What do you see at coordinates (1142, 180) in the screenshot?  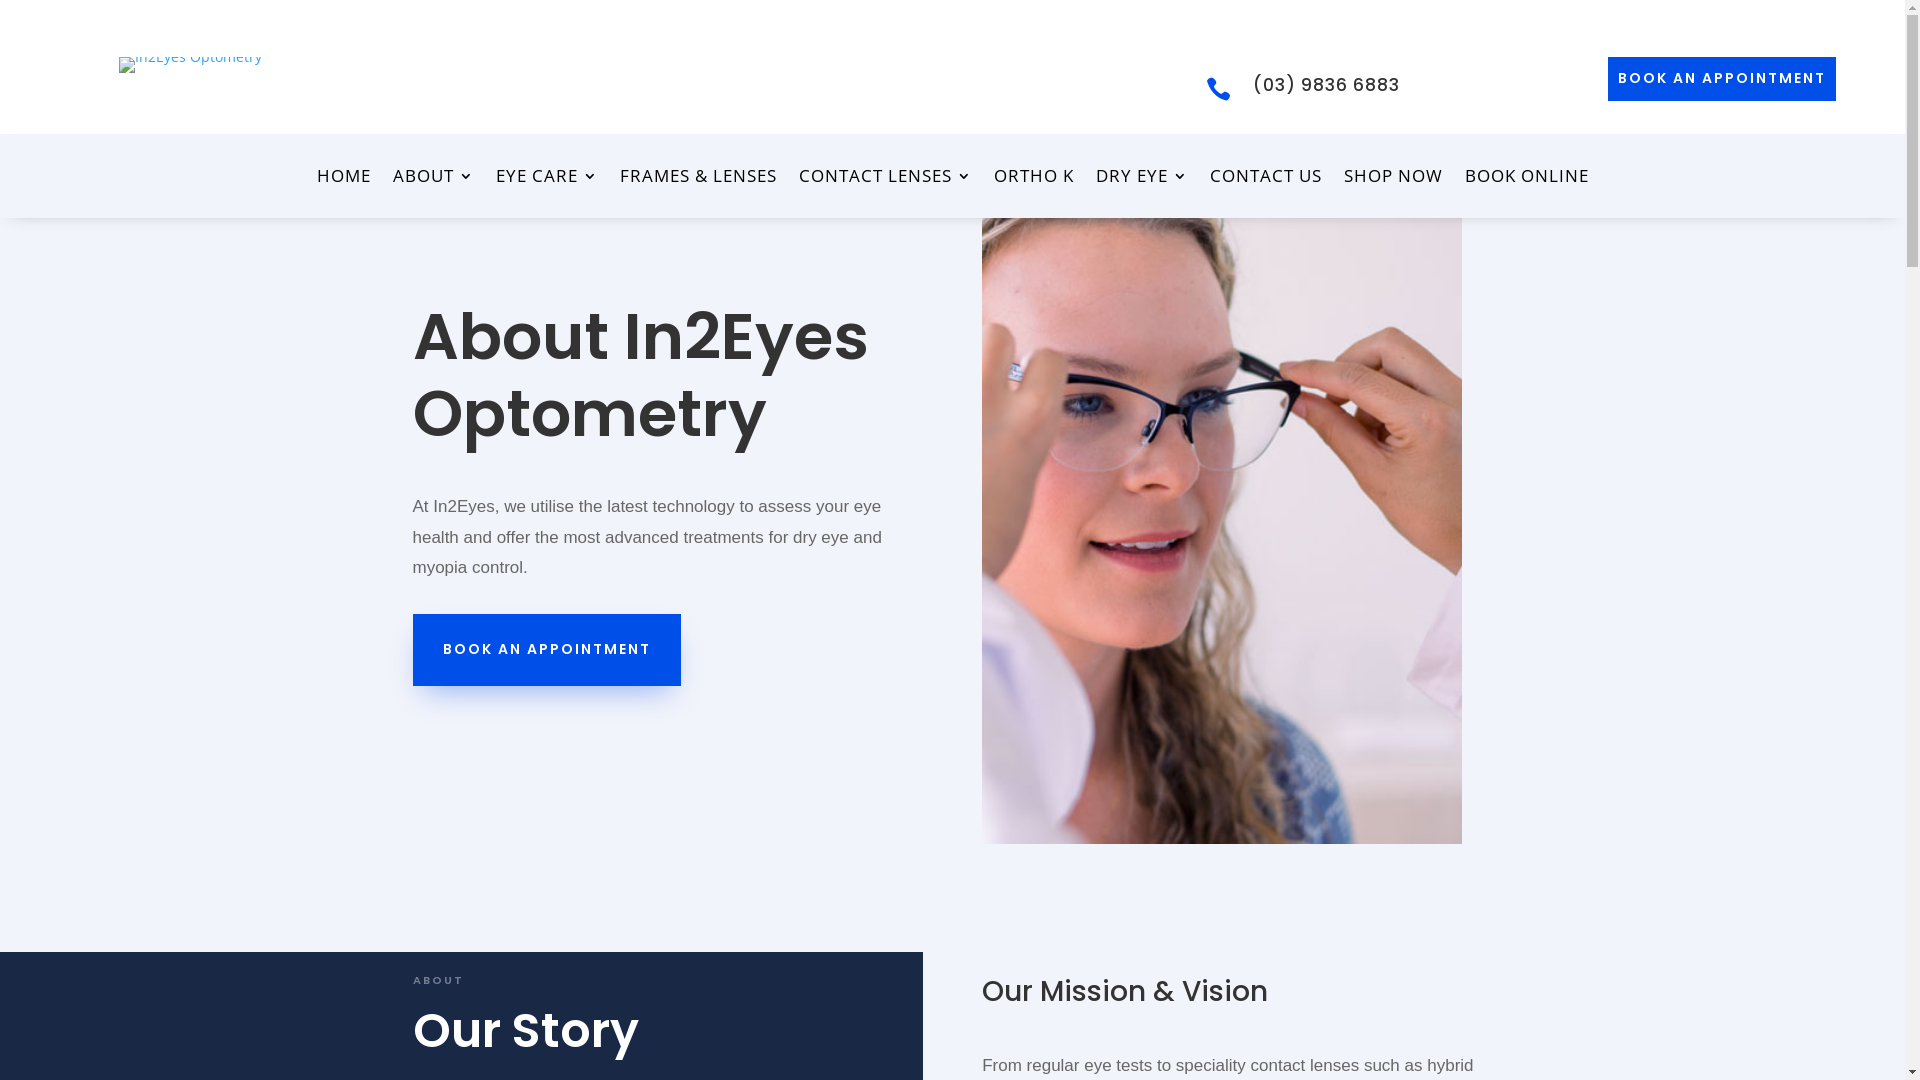 I see `'DRY EYE'` at bounding box center [1142, 180].